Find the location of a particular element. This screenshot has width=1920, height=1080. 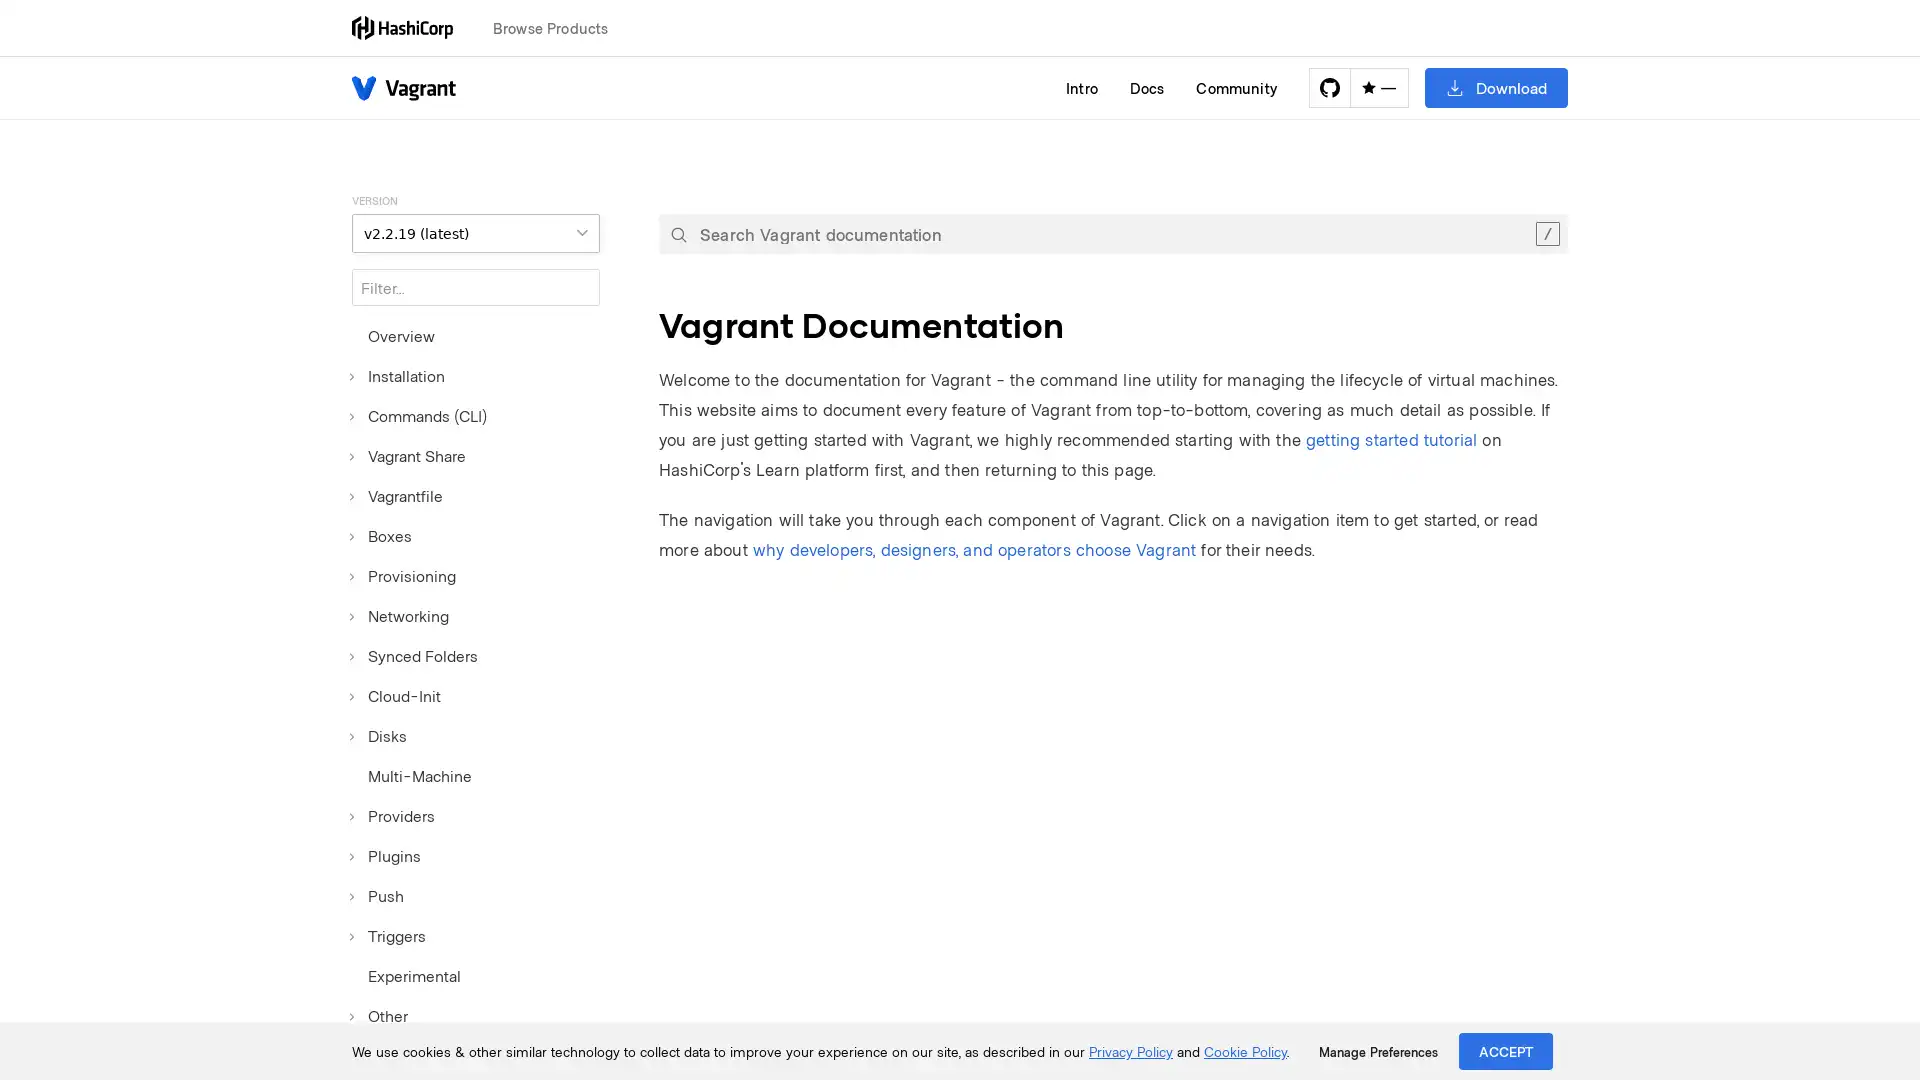

Installation is located at coordinates (398, 375).